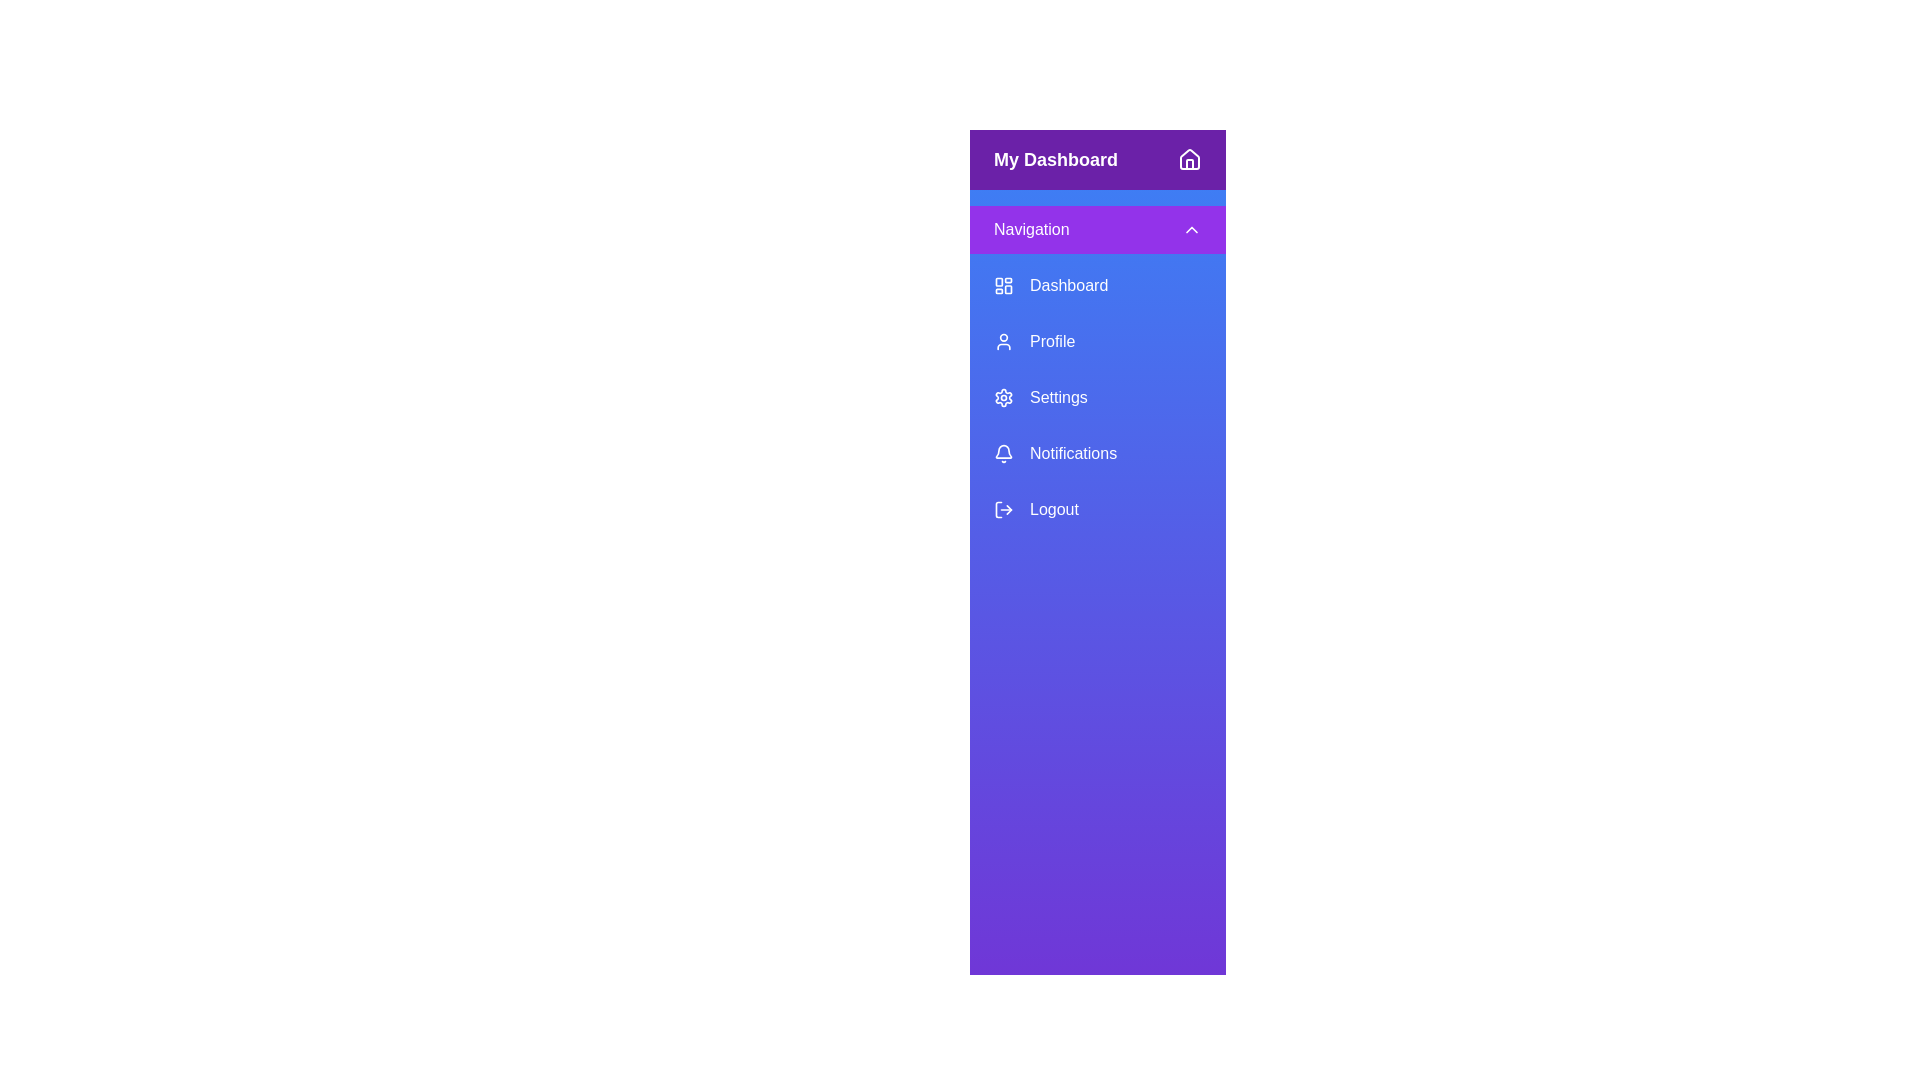 This screenshot has height=1080, width=1920. What do you see at coordinates (1031, 229) in the screenshot?
I see `the Text Label that serves as the title for the navigation menu, located at the upper-left corner of the header, to provide context for navigation` at bounding box center [1031, 229].